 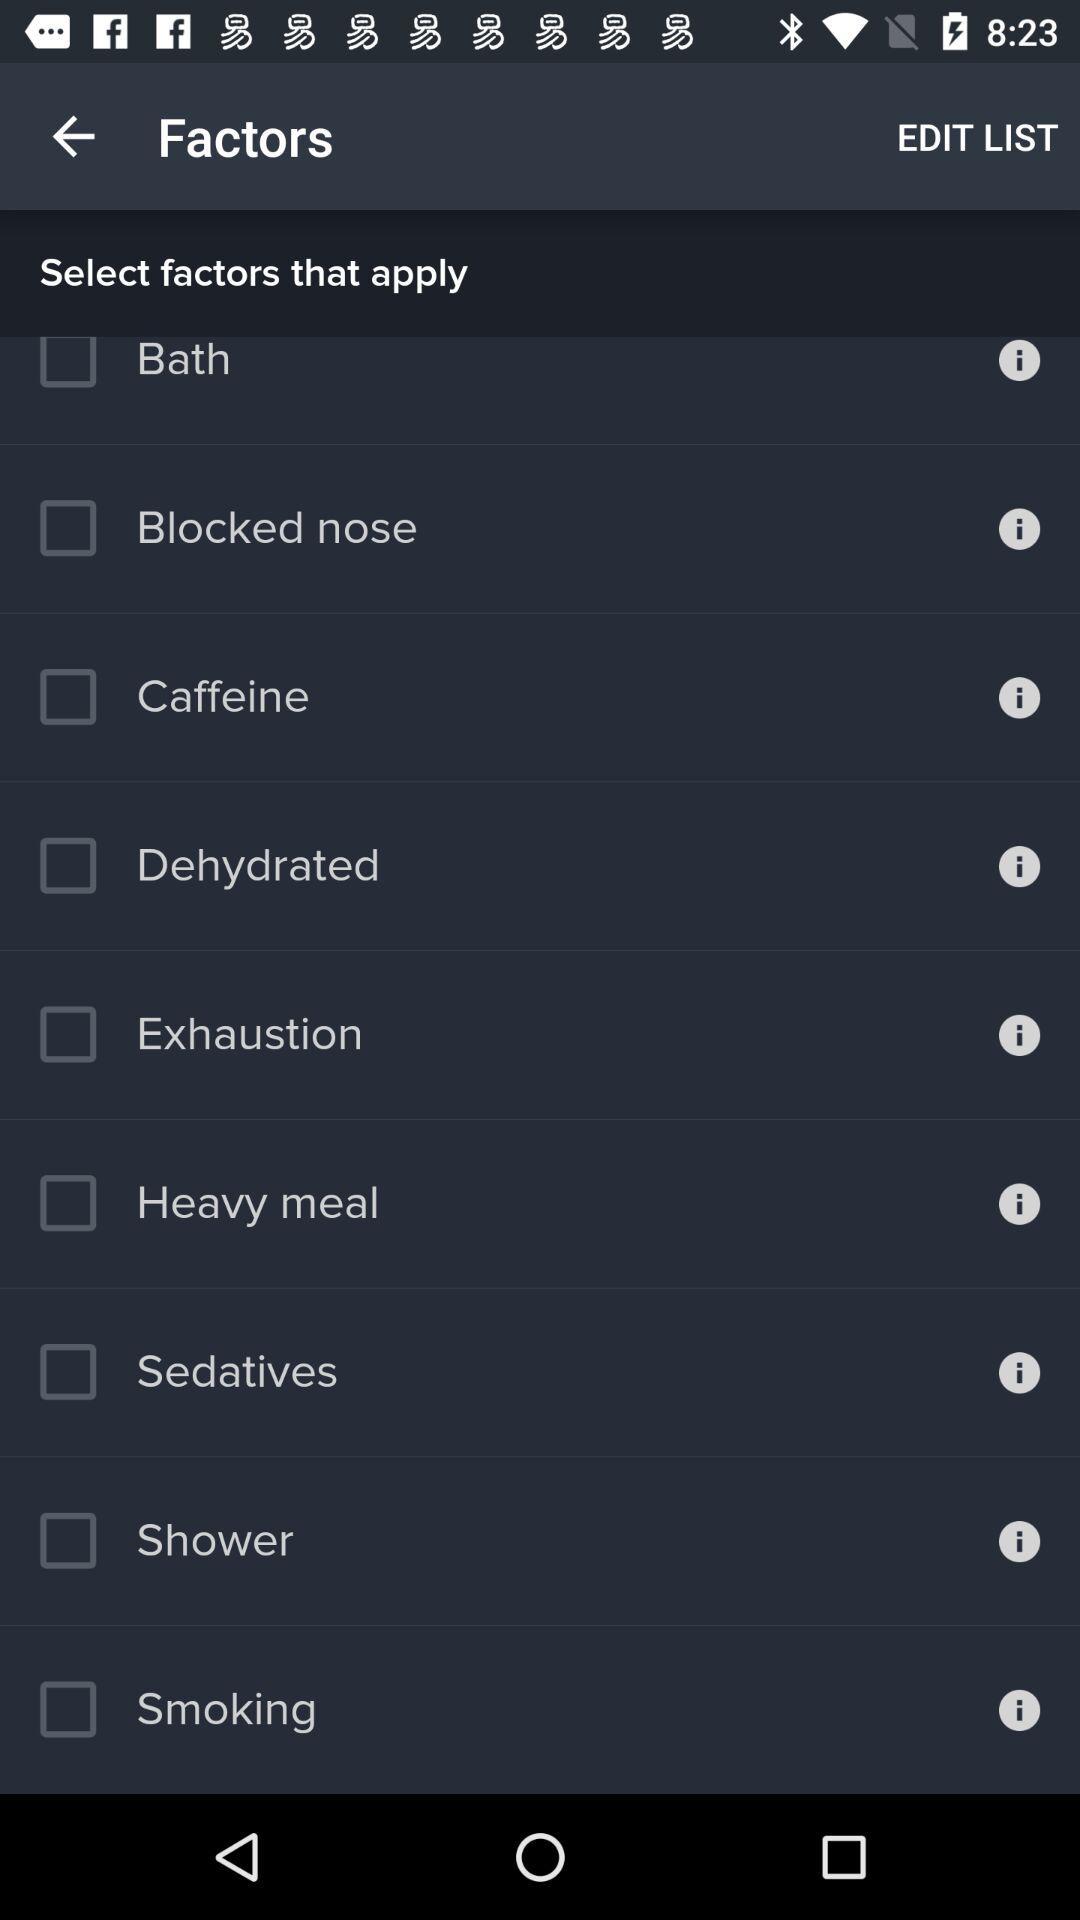 What do you see at coordinates (1019, 1202) in the screenshot?
I see `get information` at bounding box center [1019, 1202].